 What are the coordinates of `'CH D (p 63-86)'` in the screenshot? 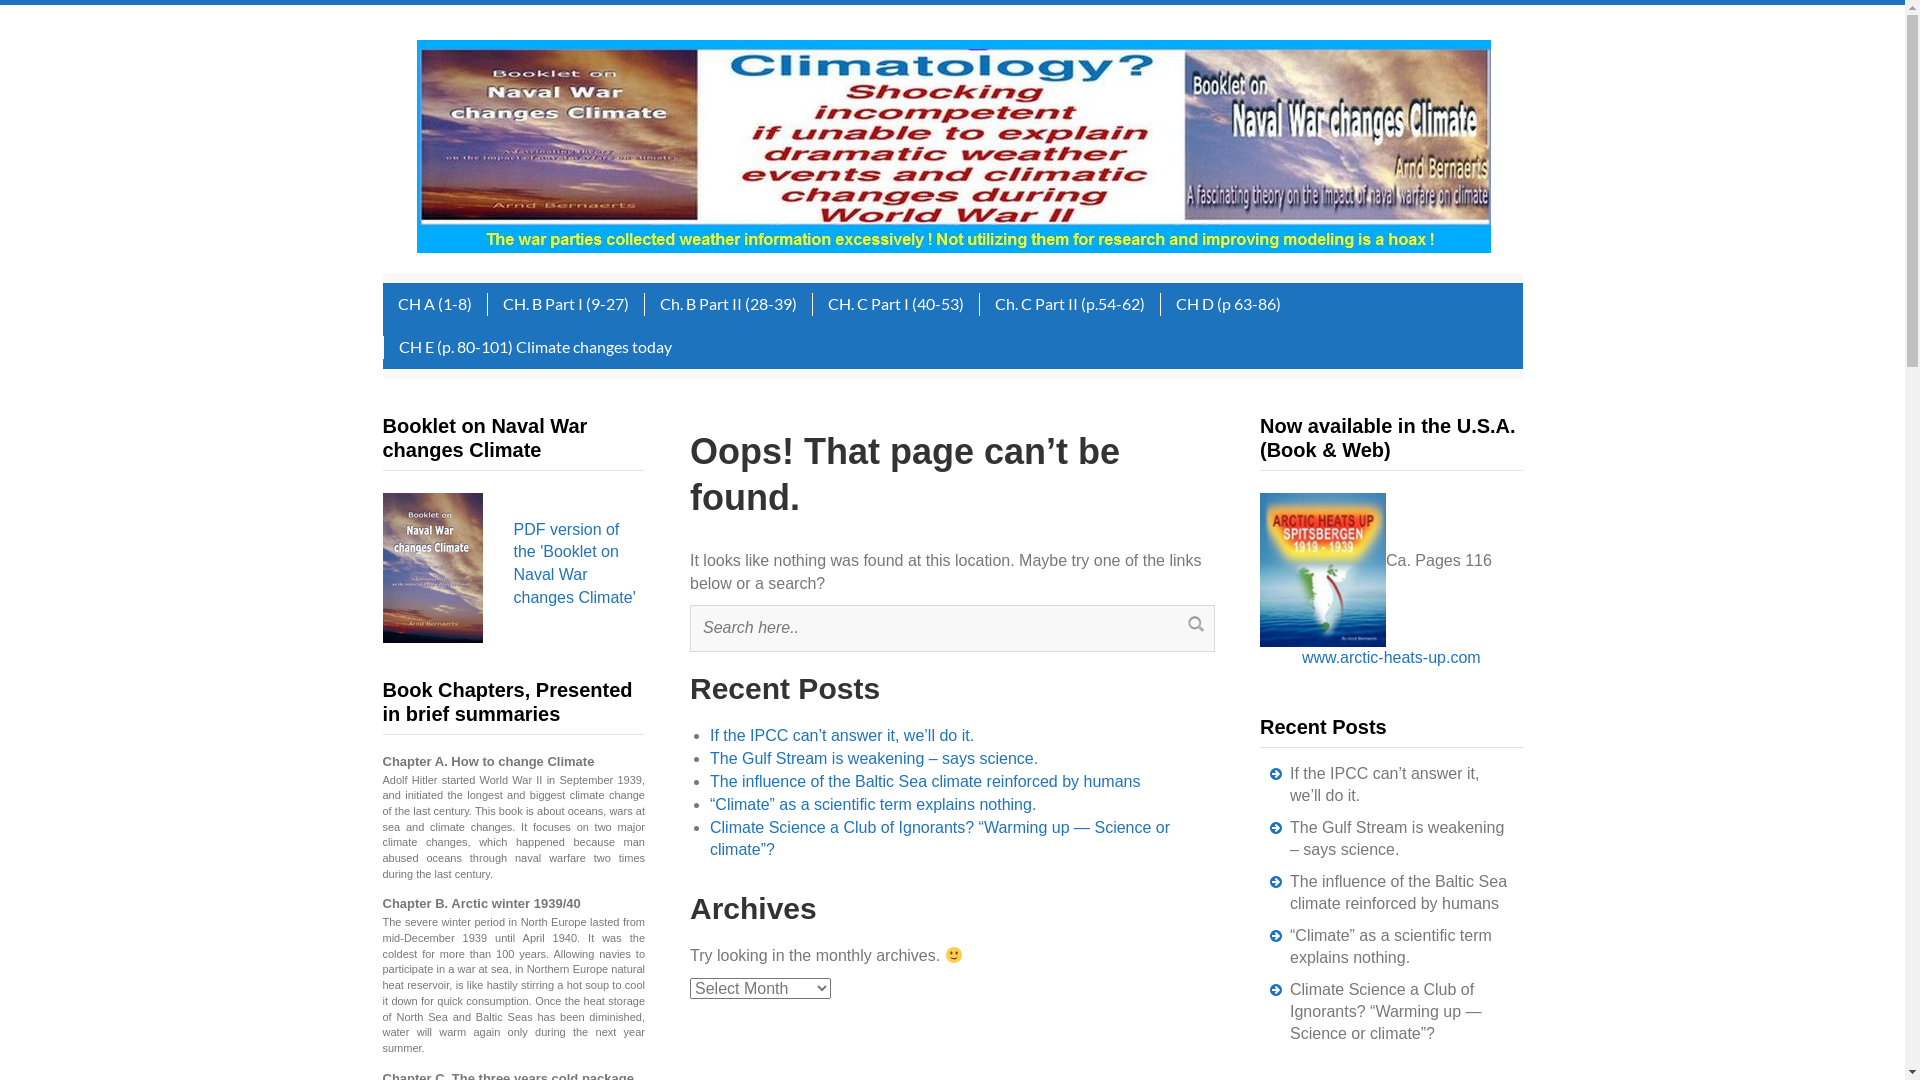 It's located at (1227, 304).